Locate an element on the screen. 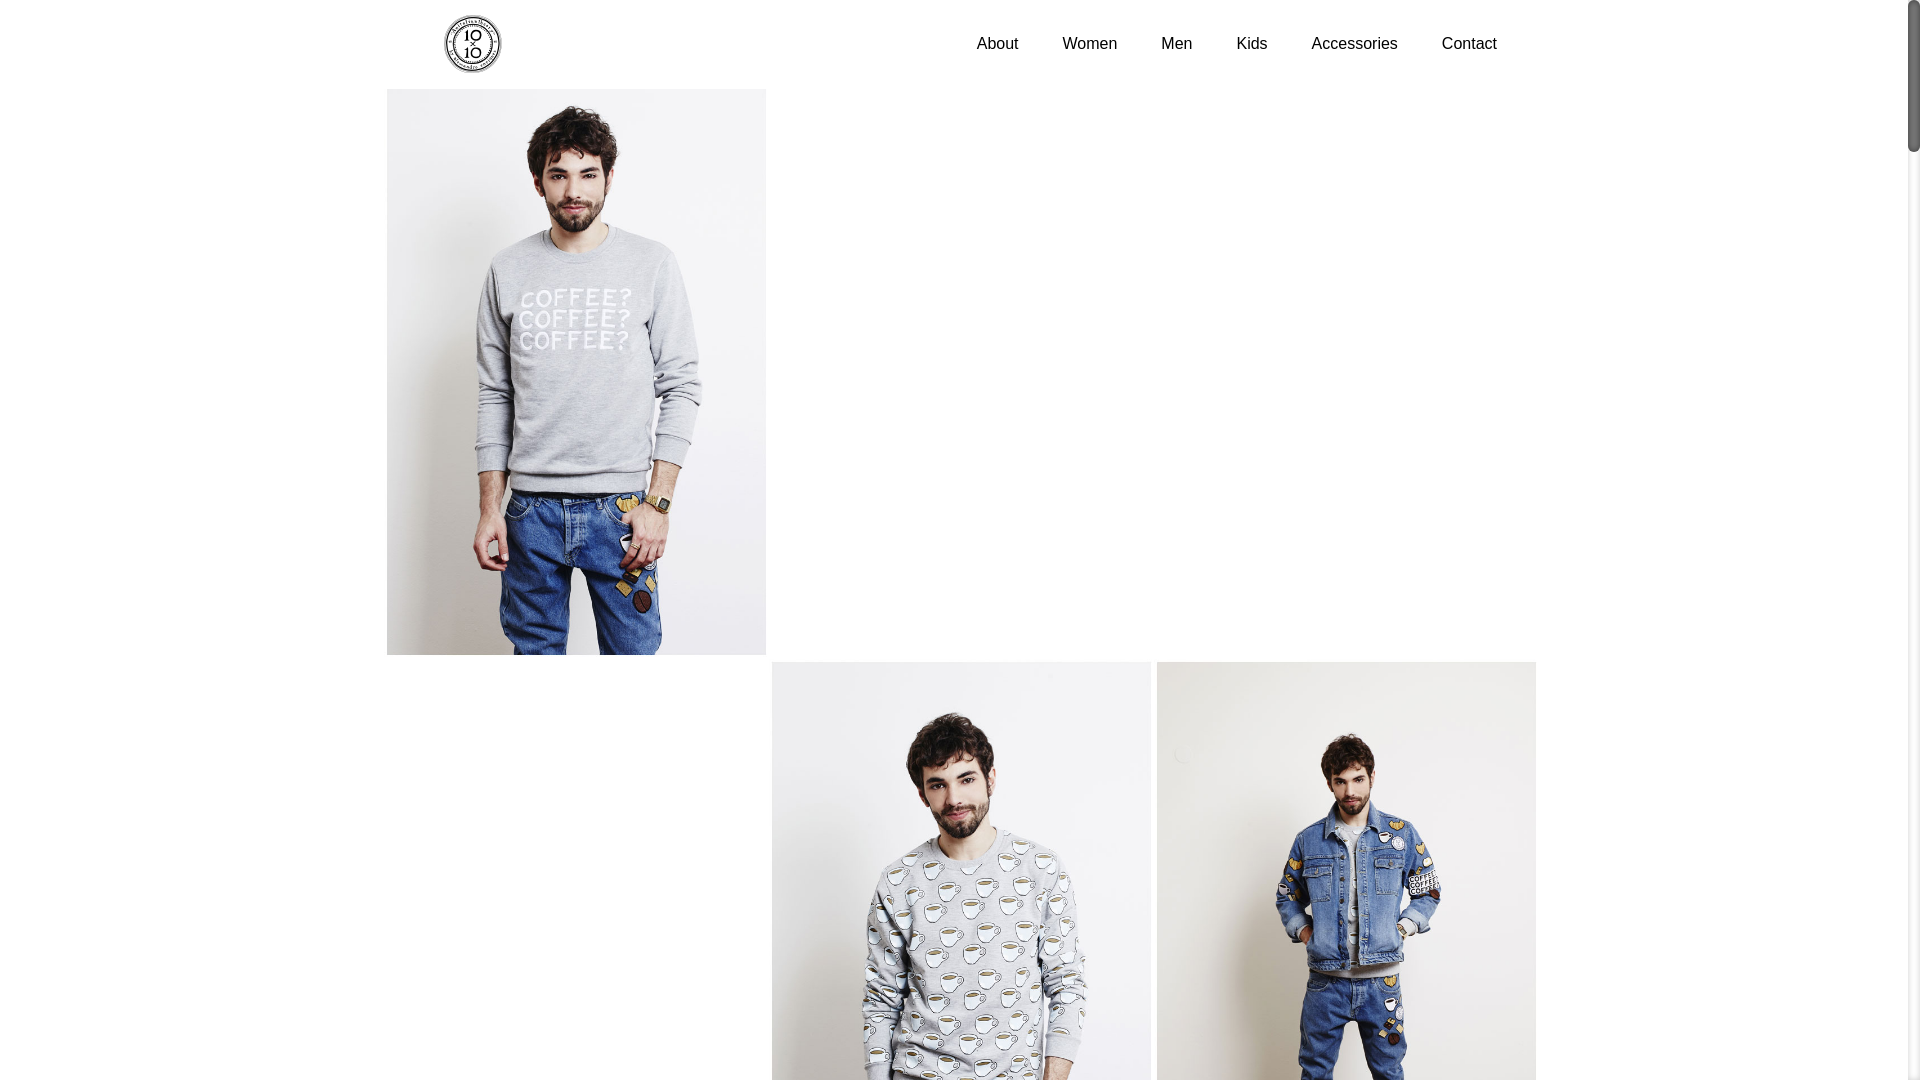 This screenshot has height=1080, width=1920. 'About' is located at coordinates (998, 43).